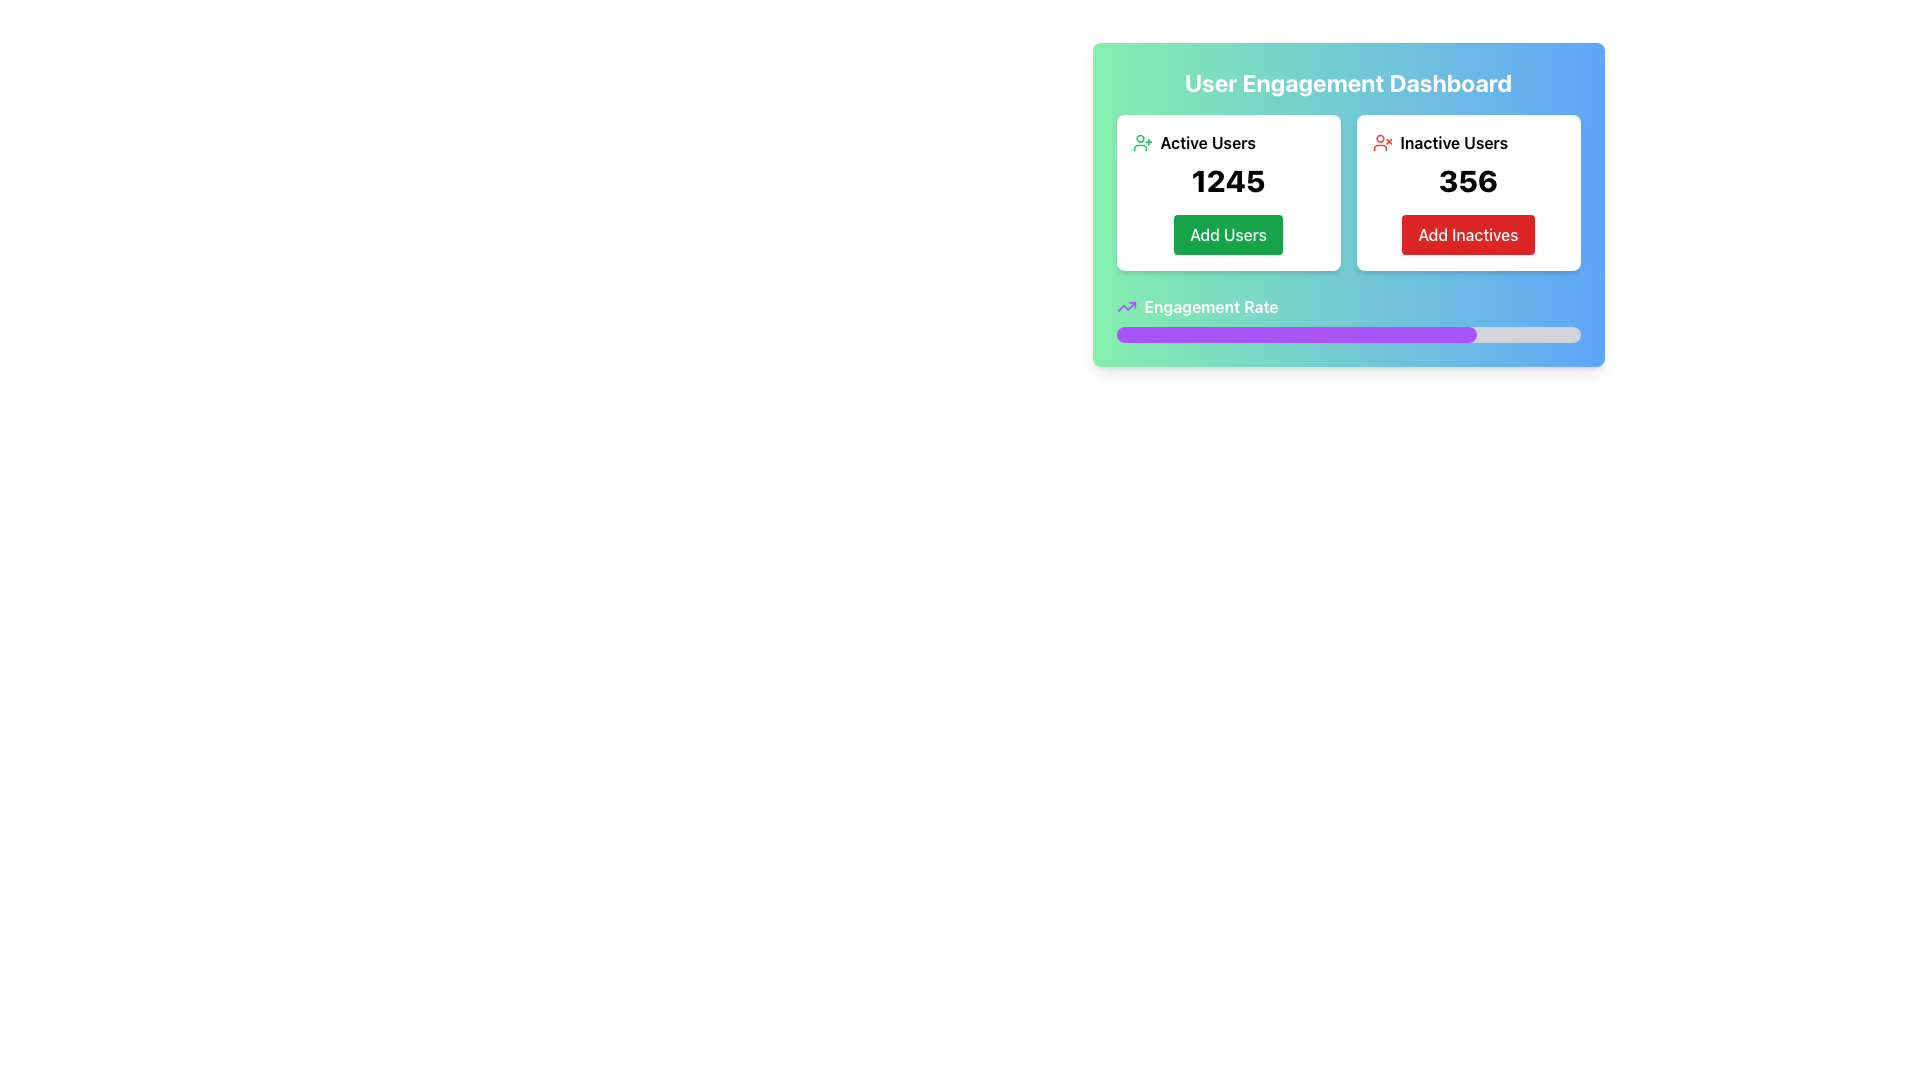 This screenshot has height=1080, width=1920. What do you see at coordinates (1468, 234) in the screenshot?
I see `the prominent red button labeled 'Add Inactives' located at the bottom of the inactive users panel` at bounding box center [1468, 234].